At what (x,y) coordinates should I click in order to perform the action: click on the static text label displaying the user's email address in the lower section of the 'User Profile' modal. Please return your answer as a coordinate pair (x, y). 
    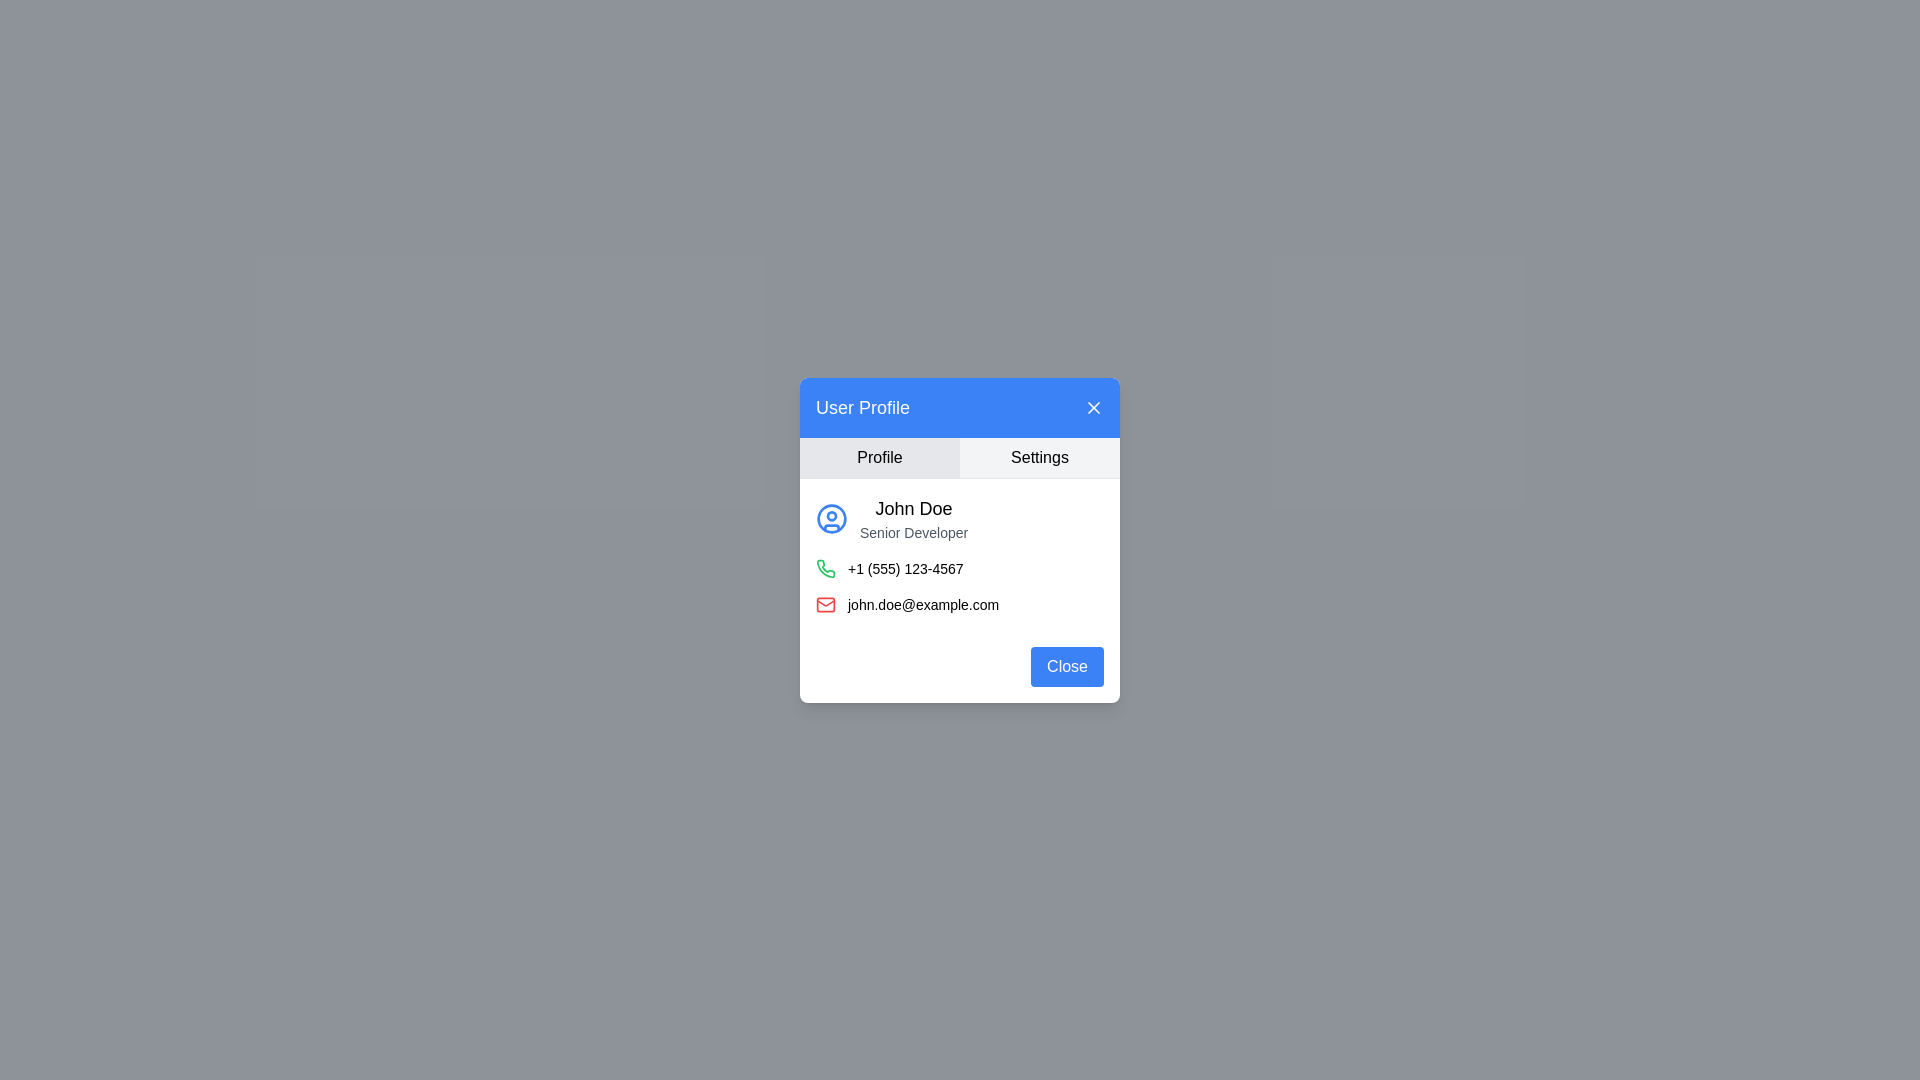
    Looking at the image, I should click on (922, 603).